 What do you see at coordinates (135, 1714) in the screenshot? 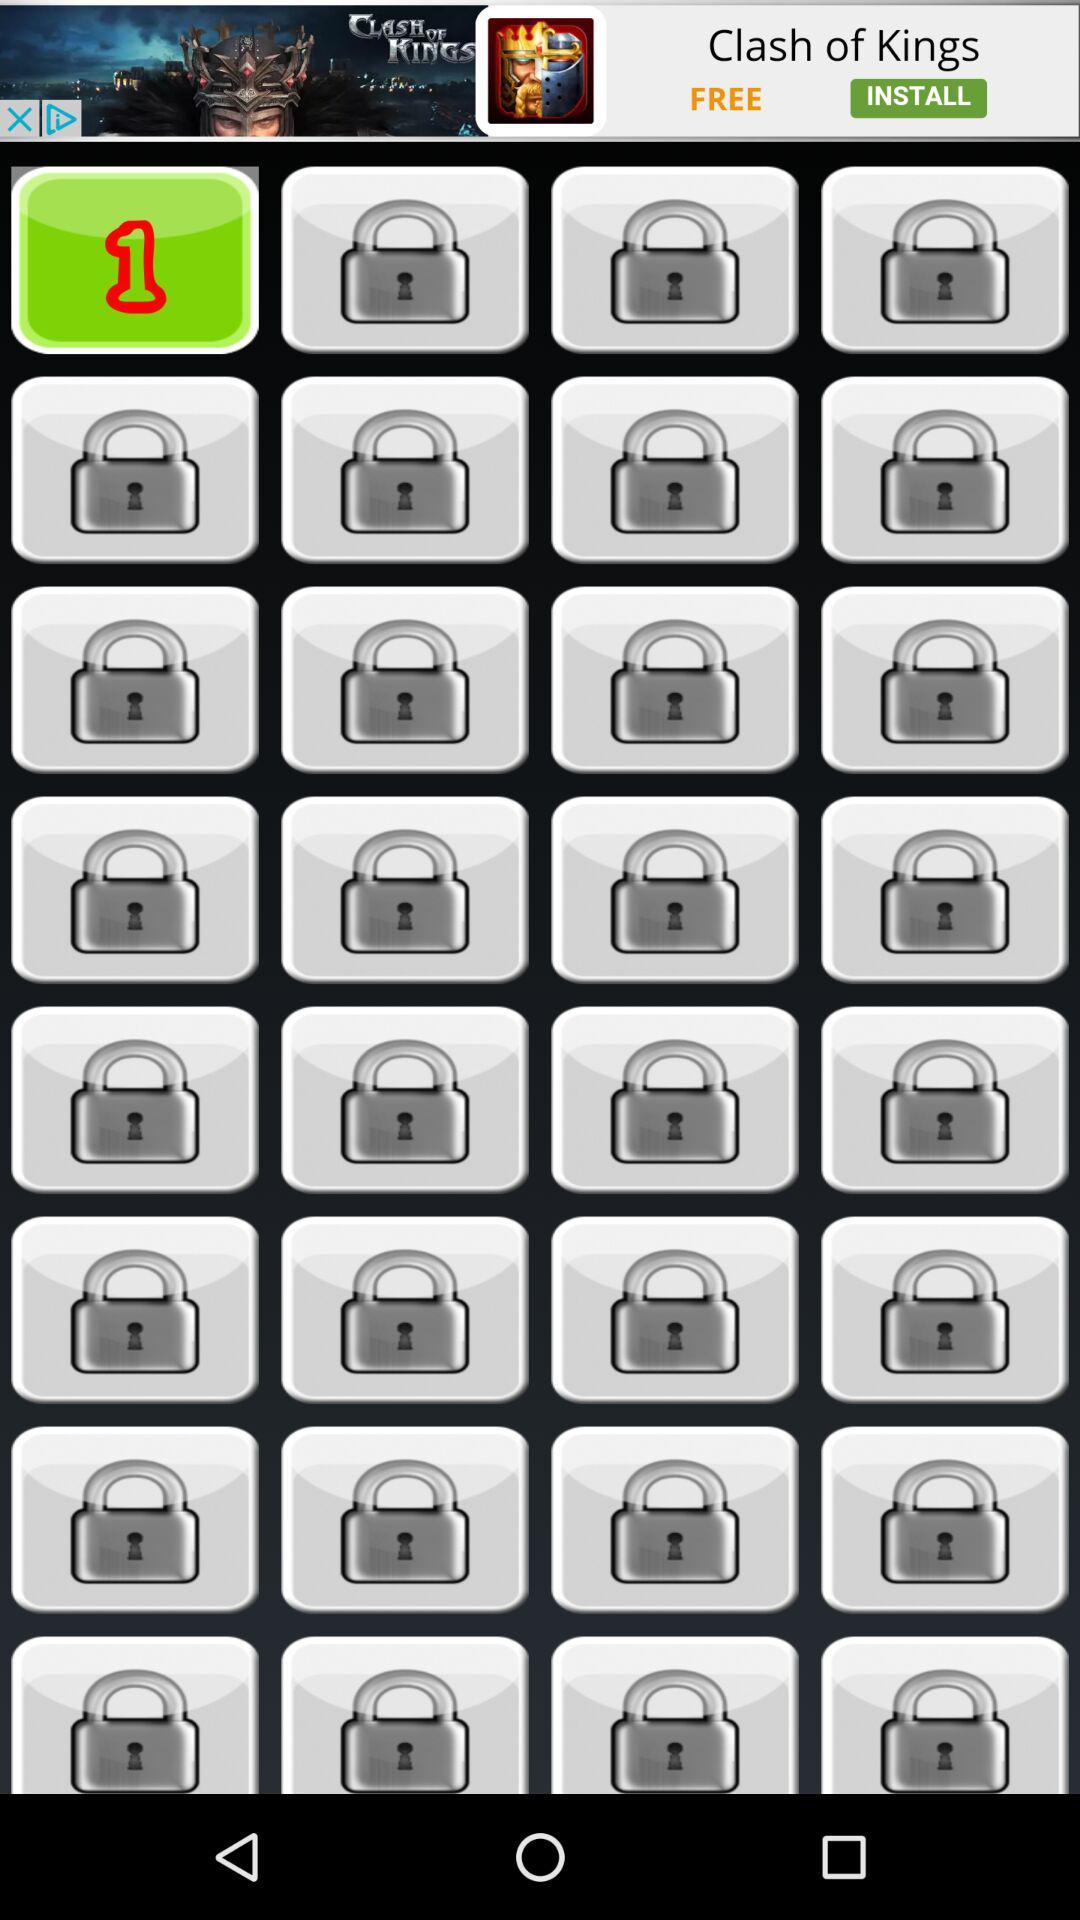
I see `unlock` at bounding box center [135, 1714].